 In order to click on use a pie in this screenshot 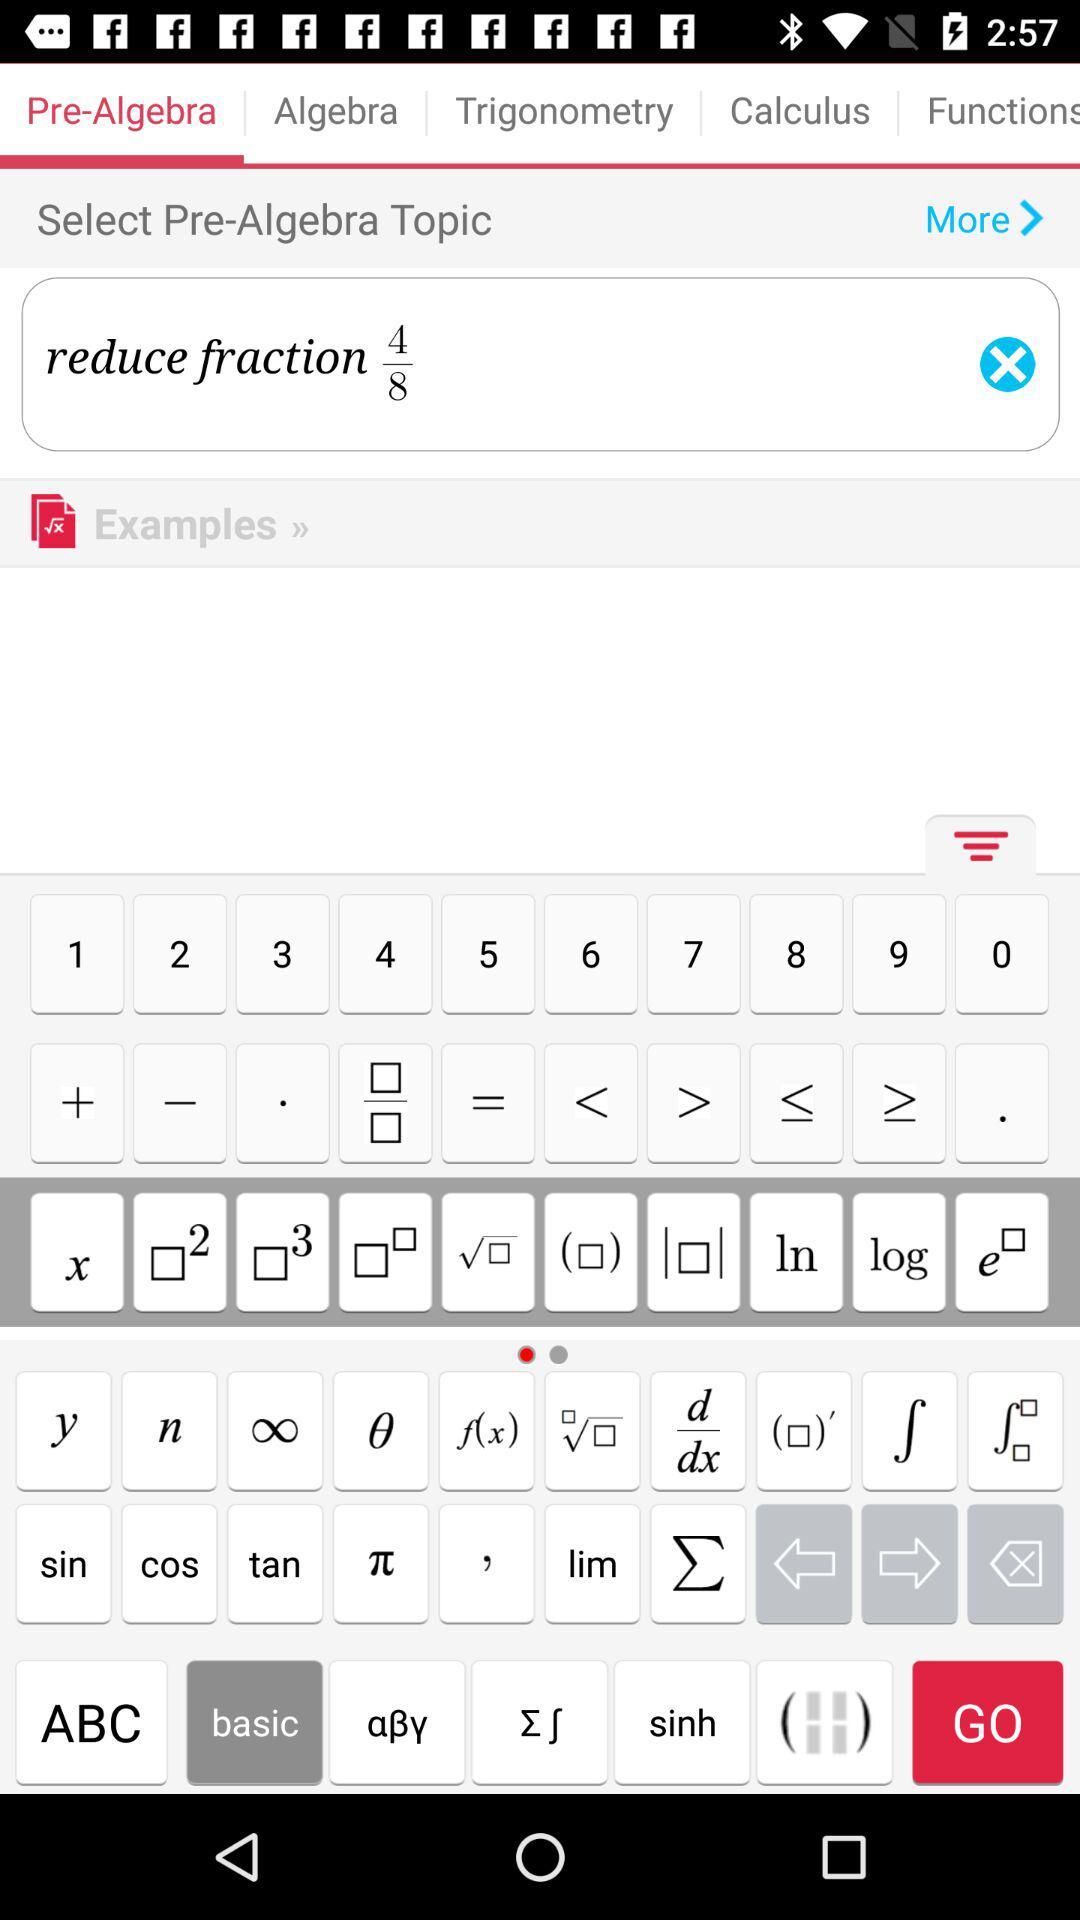, I will do `click(381, 1562)`.